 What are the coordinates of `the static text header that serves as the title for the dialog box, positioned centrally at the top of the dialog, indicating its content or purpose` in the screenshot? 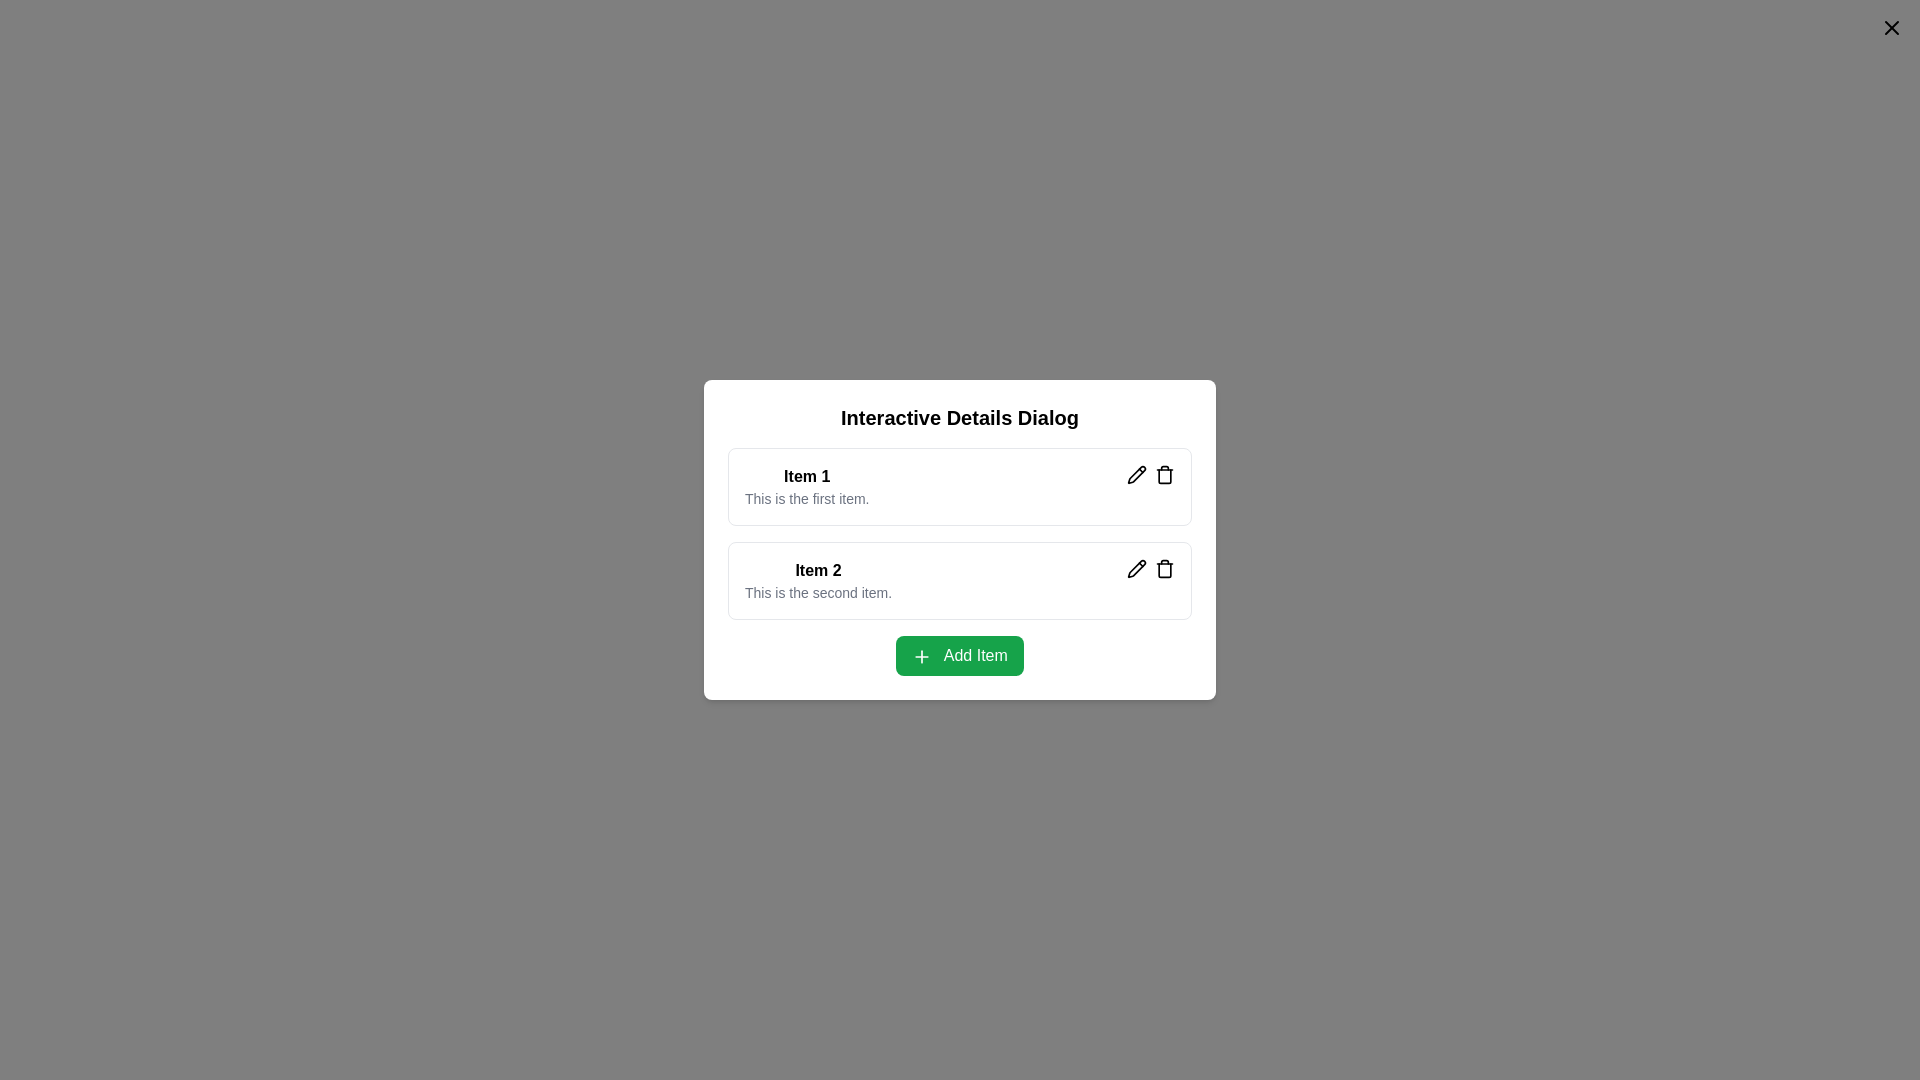 It's located at (960, 416).